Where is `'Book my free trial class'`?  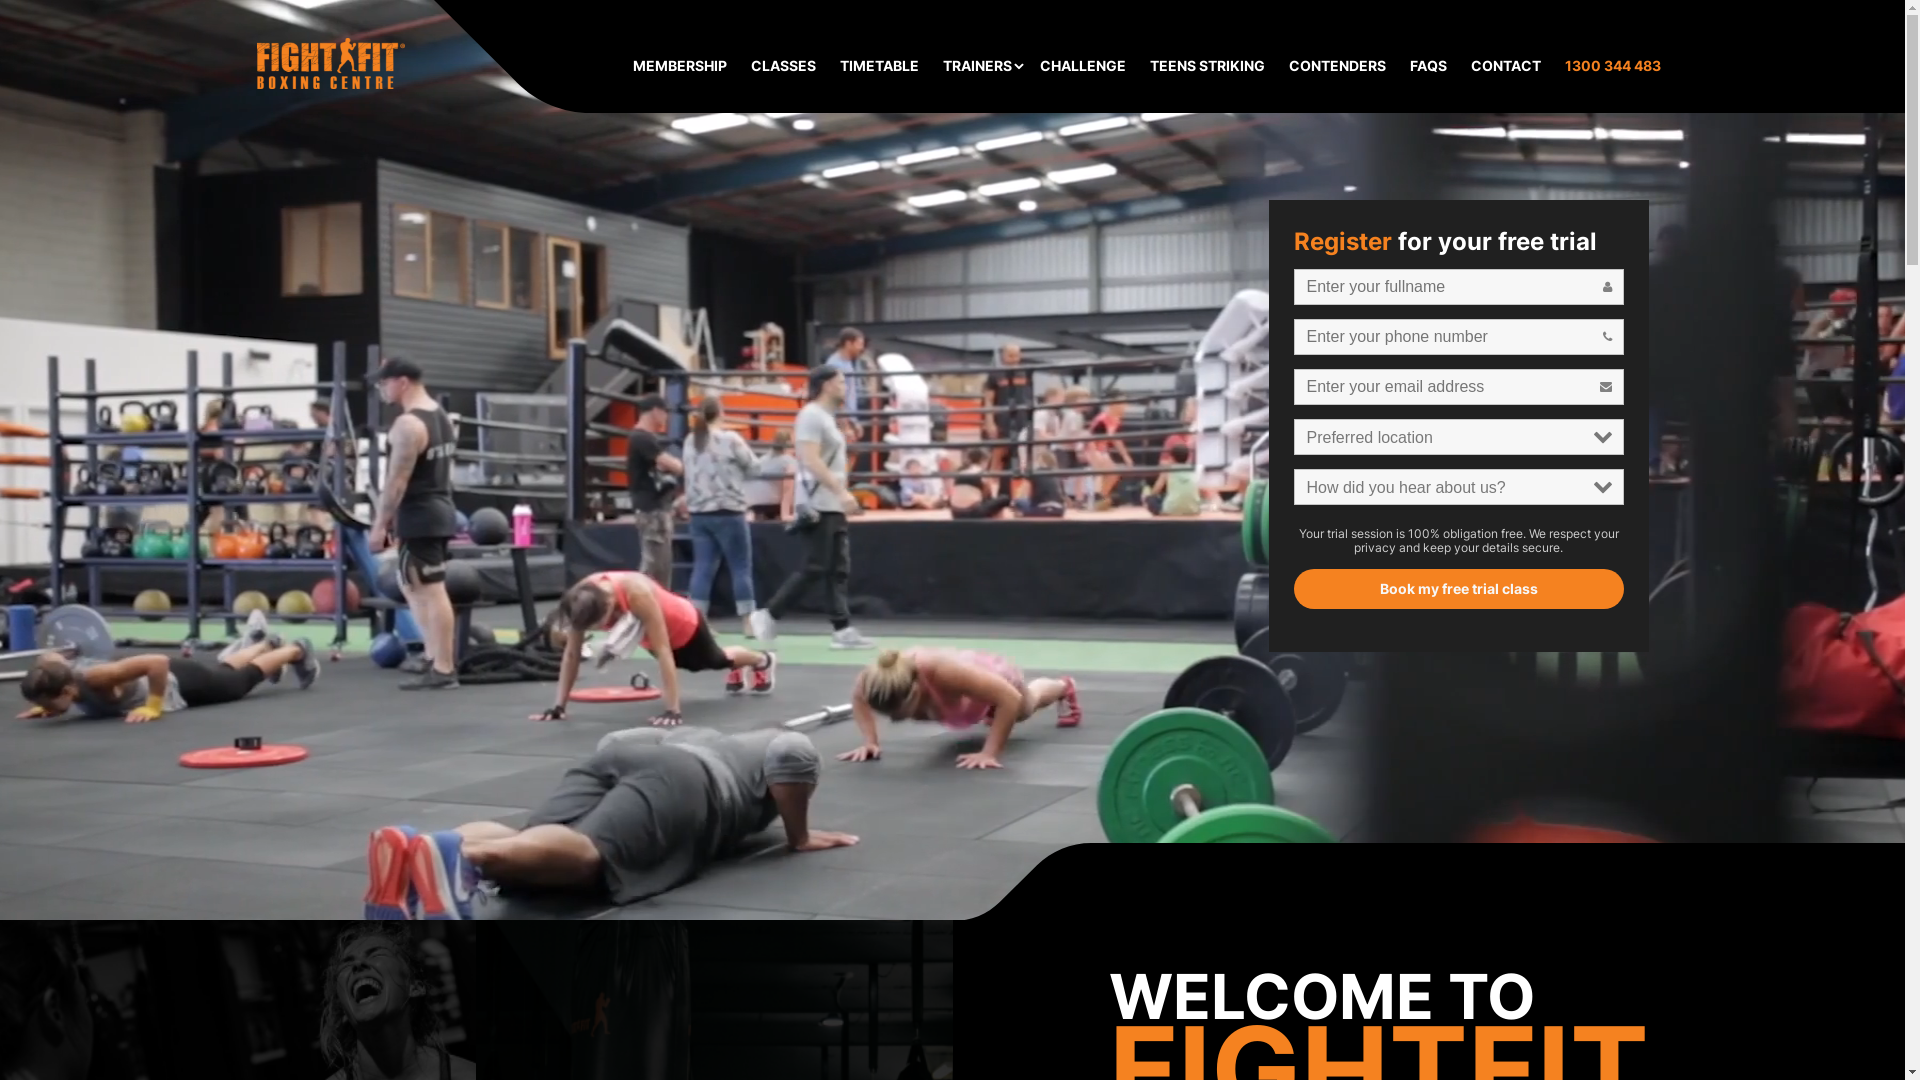 'Book my free trial class' is located at coordinates (952, 701).